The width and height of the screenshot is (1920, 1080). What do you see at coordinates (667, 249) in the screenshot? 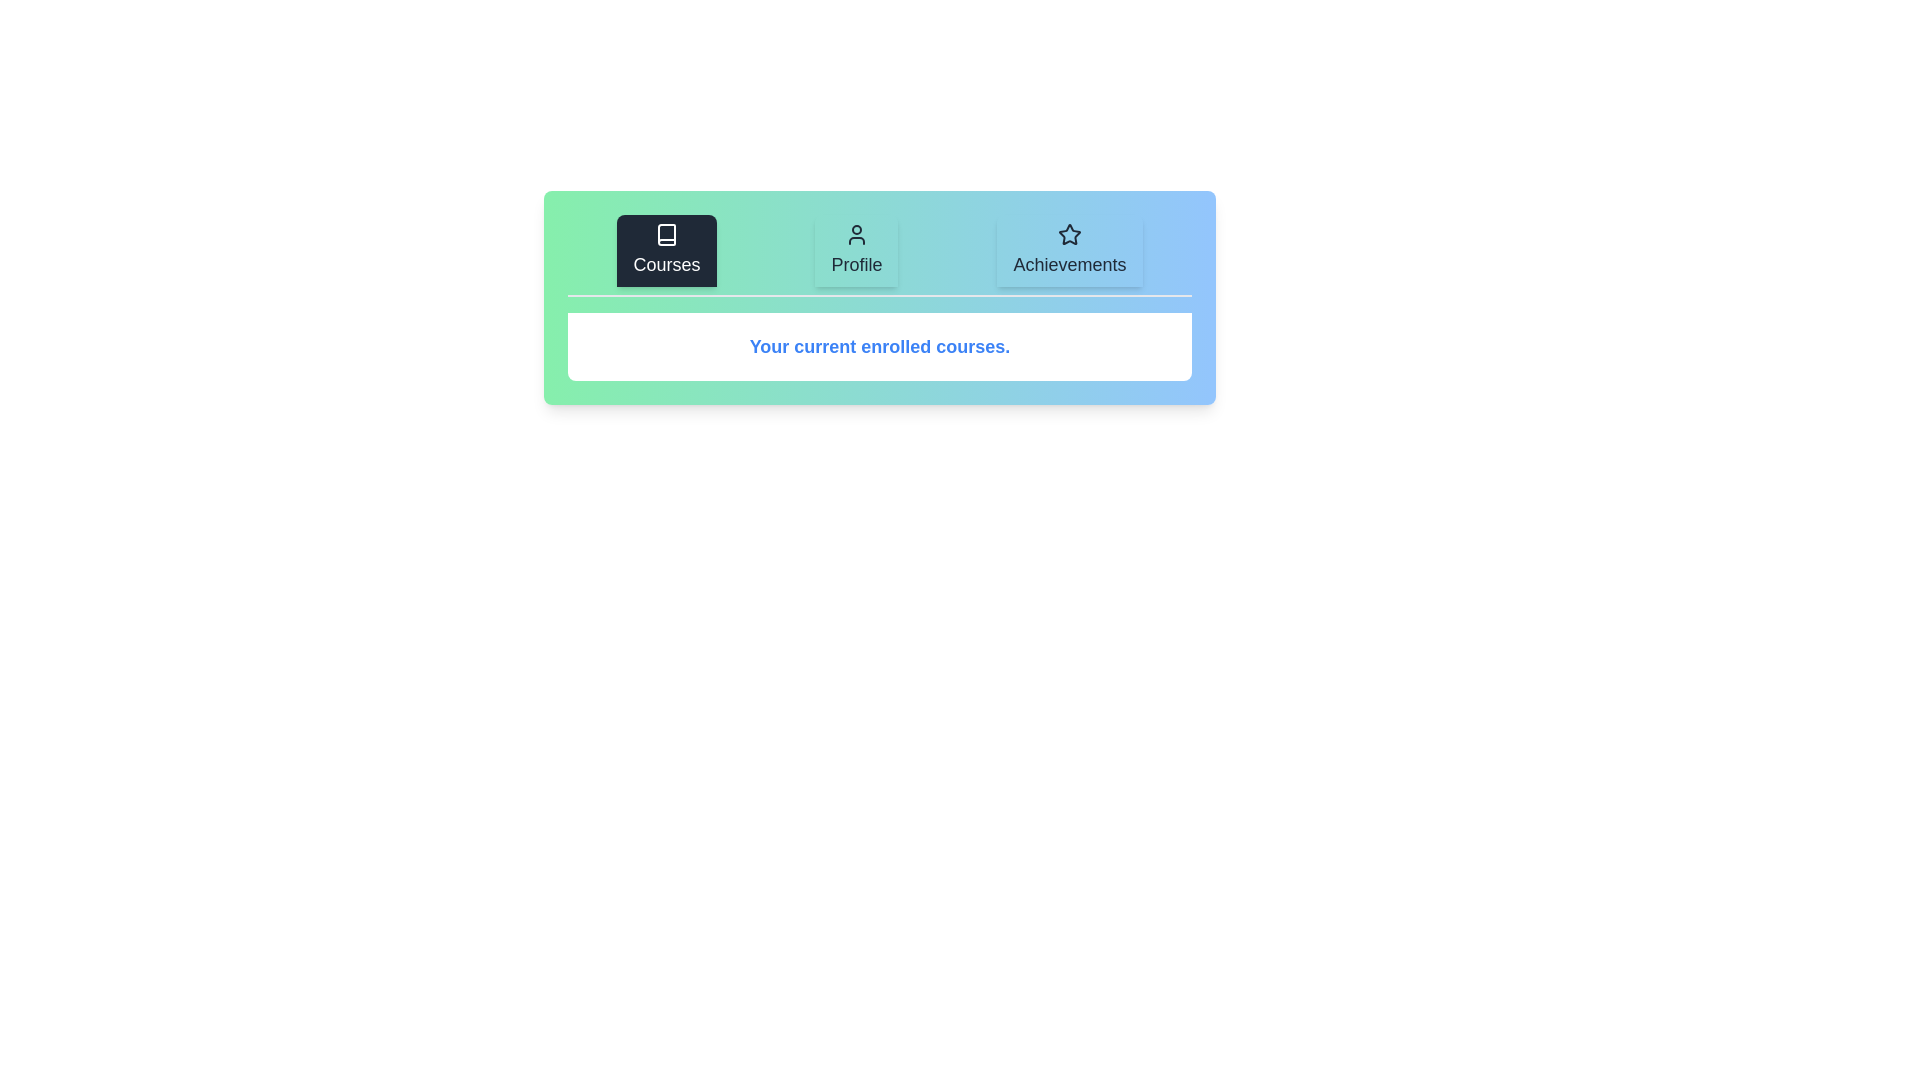
I see `the Courses tab to view its content` at bounding box center [667, 249].